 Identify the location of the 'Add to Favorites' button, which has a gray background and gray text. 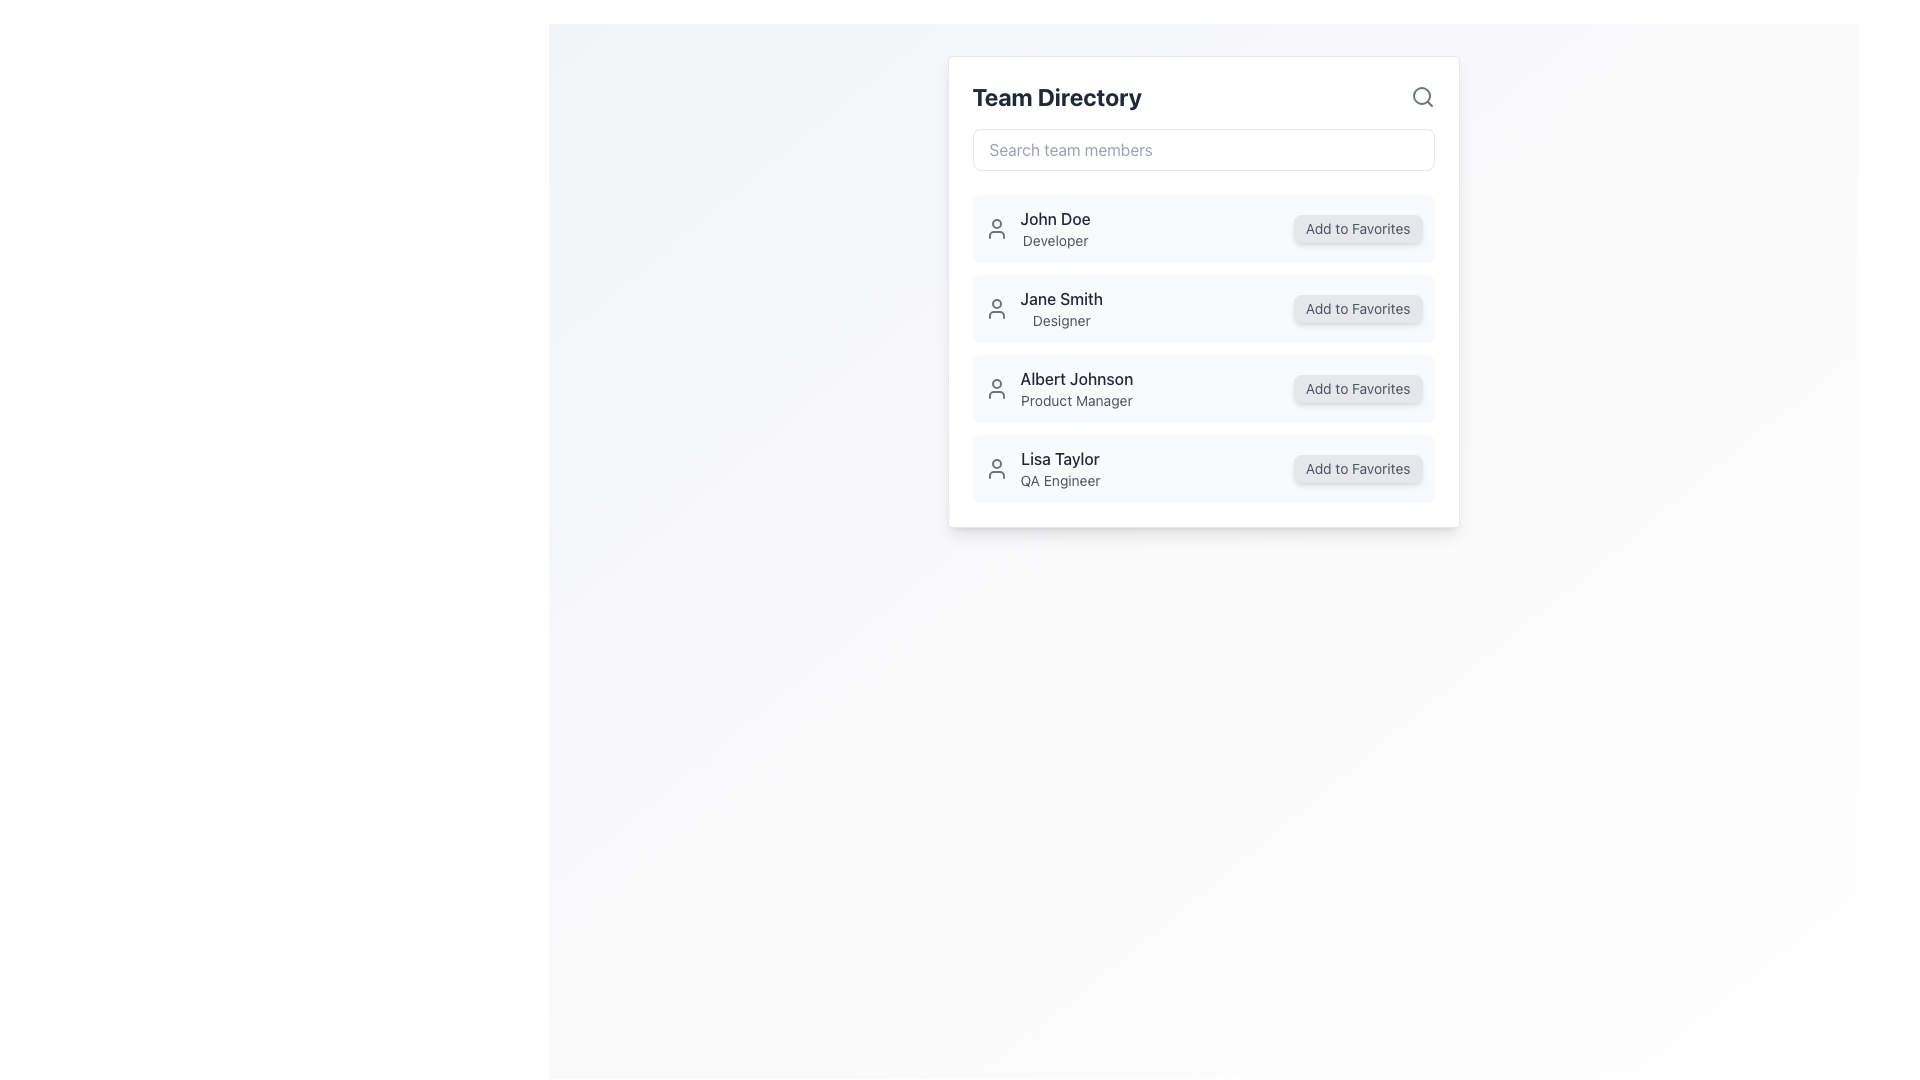
(1358, 227).